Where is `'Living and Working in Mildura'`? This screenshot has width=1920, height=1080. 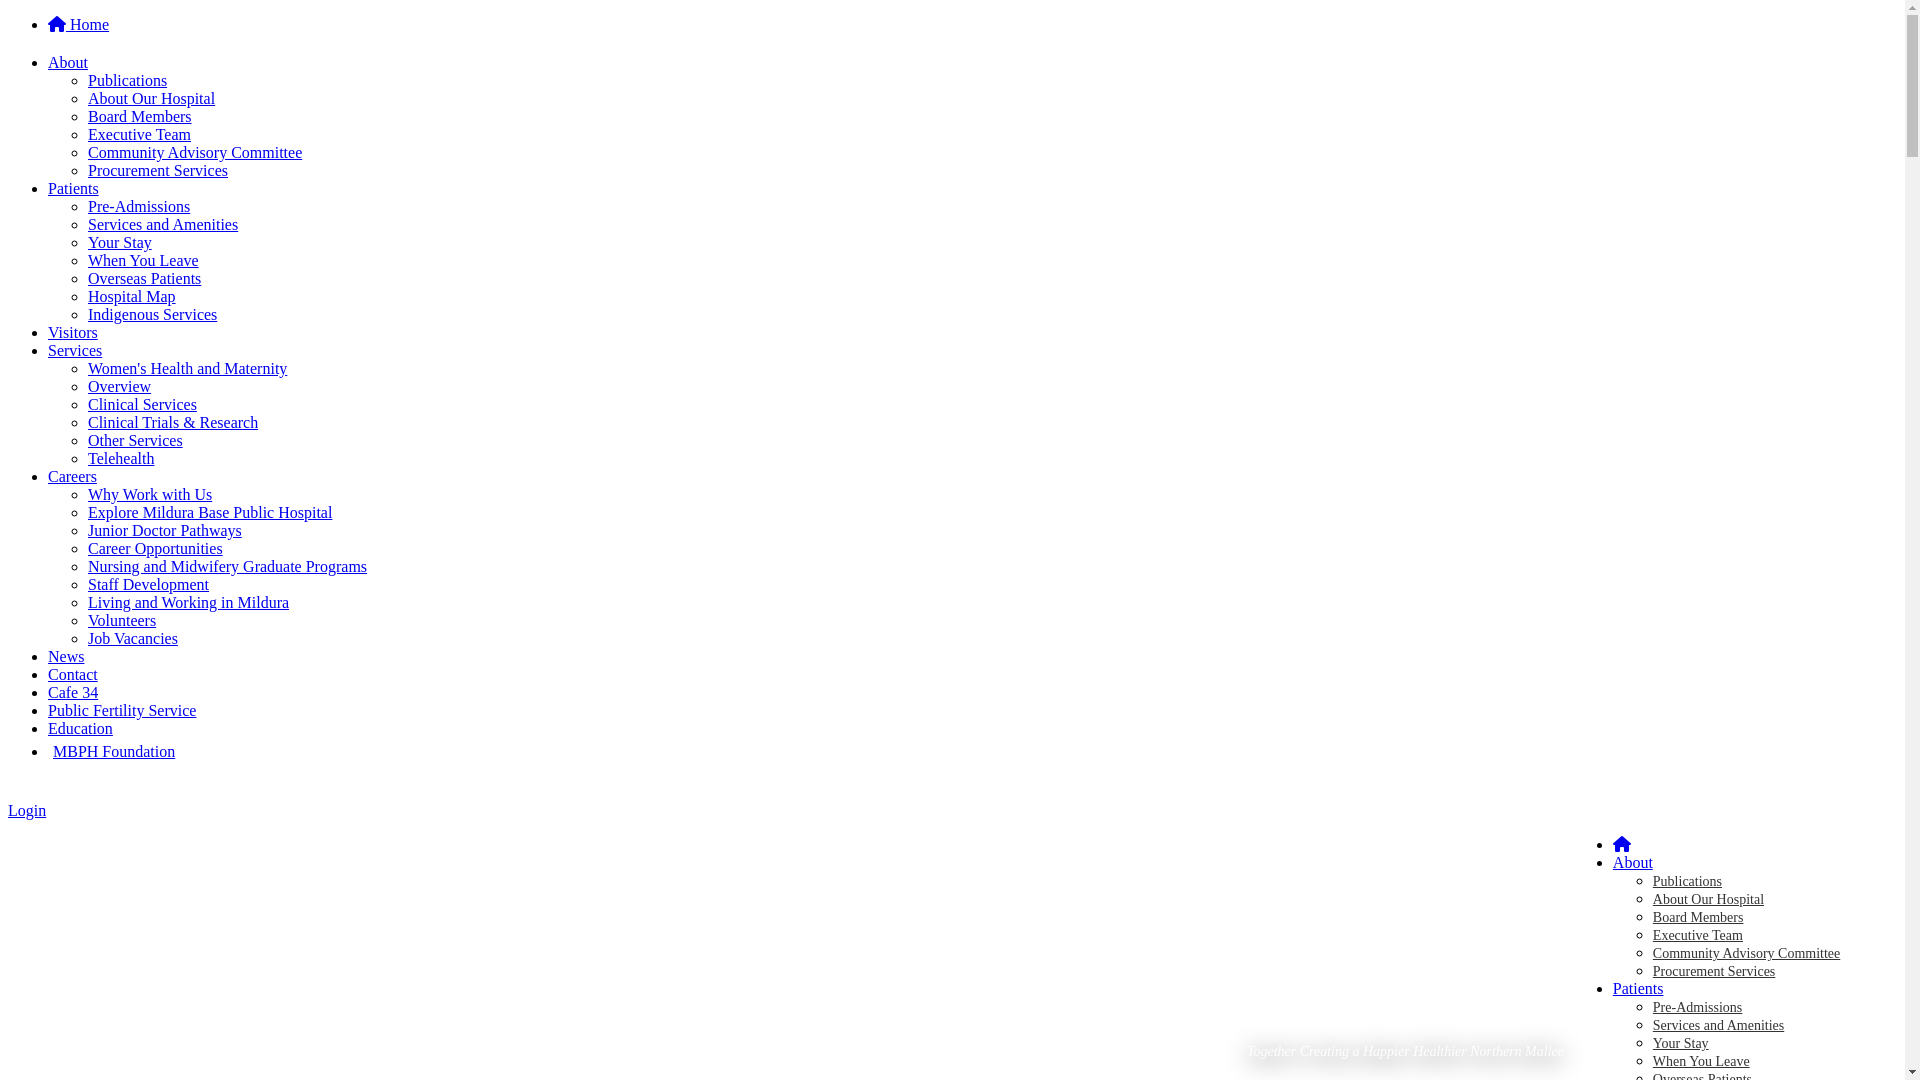
'Living and Working in Mildura' is located at coordinates (86, 601).